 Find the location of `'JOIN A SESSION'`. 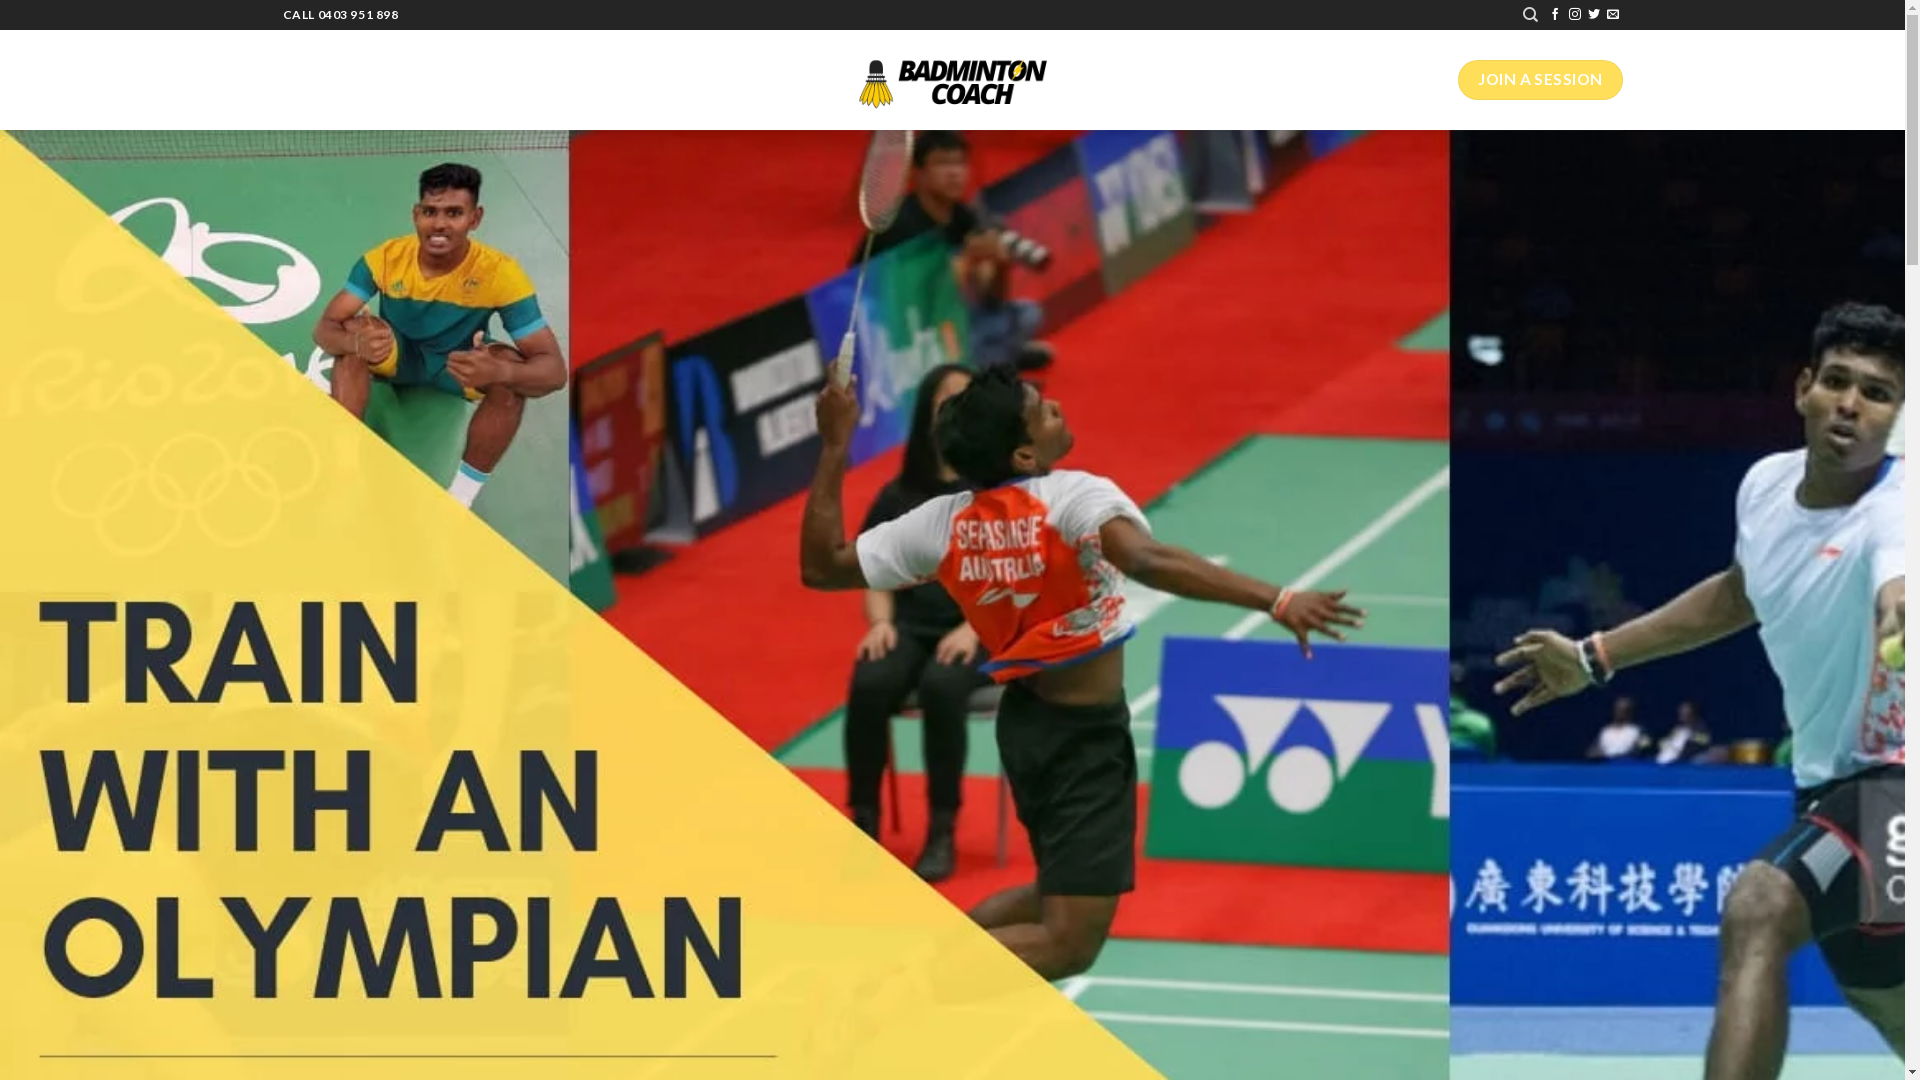

'JOIN A SESSION' is located at coordinates (1539, 79).